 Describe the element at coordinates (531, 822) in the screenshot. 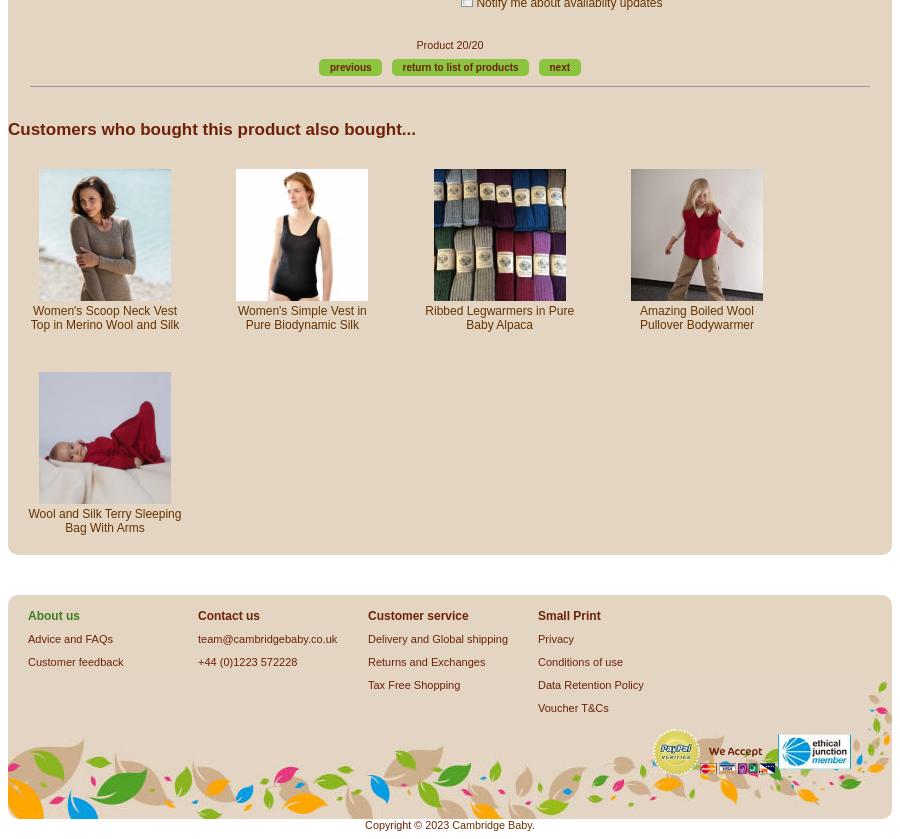

I see `'.'` at that location.